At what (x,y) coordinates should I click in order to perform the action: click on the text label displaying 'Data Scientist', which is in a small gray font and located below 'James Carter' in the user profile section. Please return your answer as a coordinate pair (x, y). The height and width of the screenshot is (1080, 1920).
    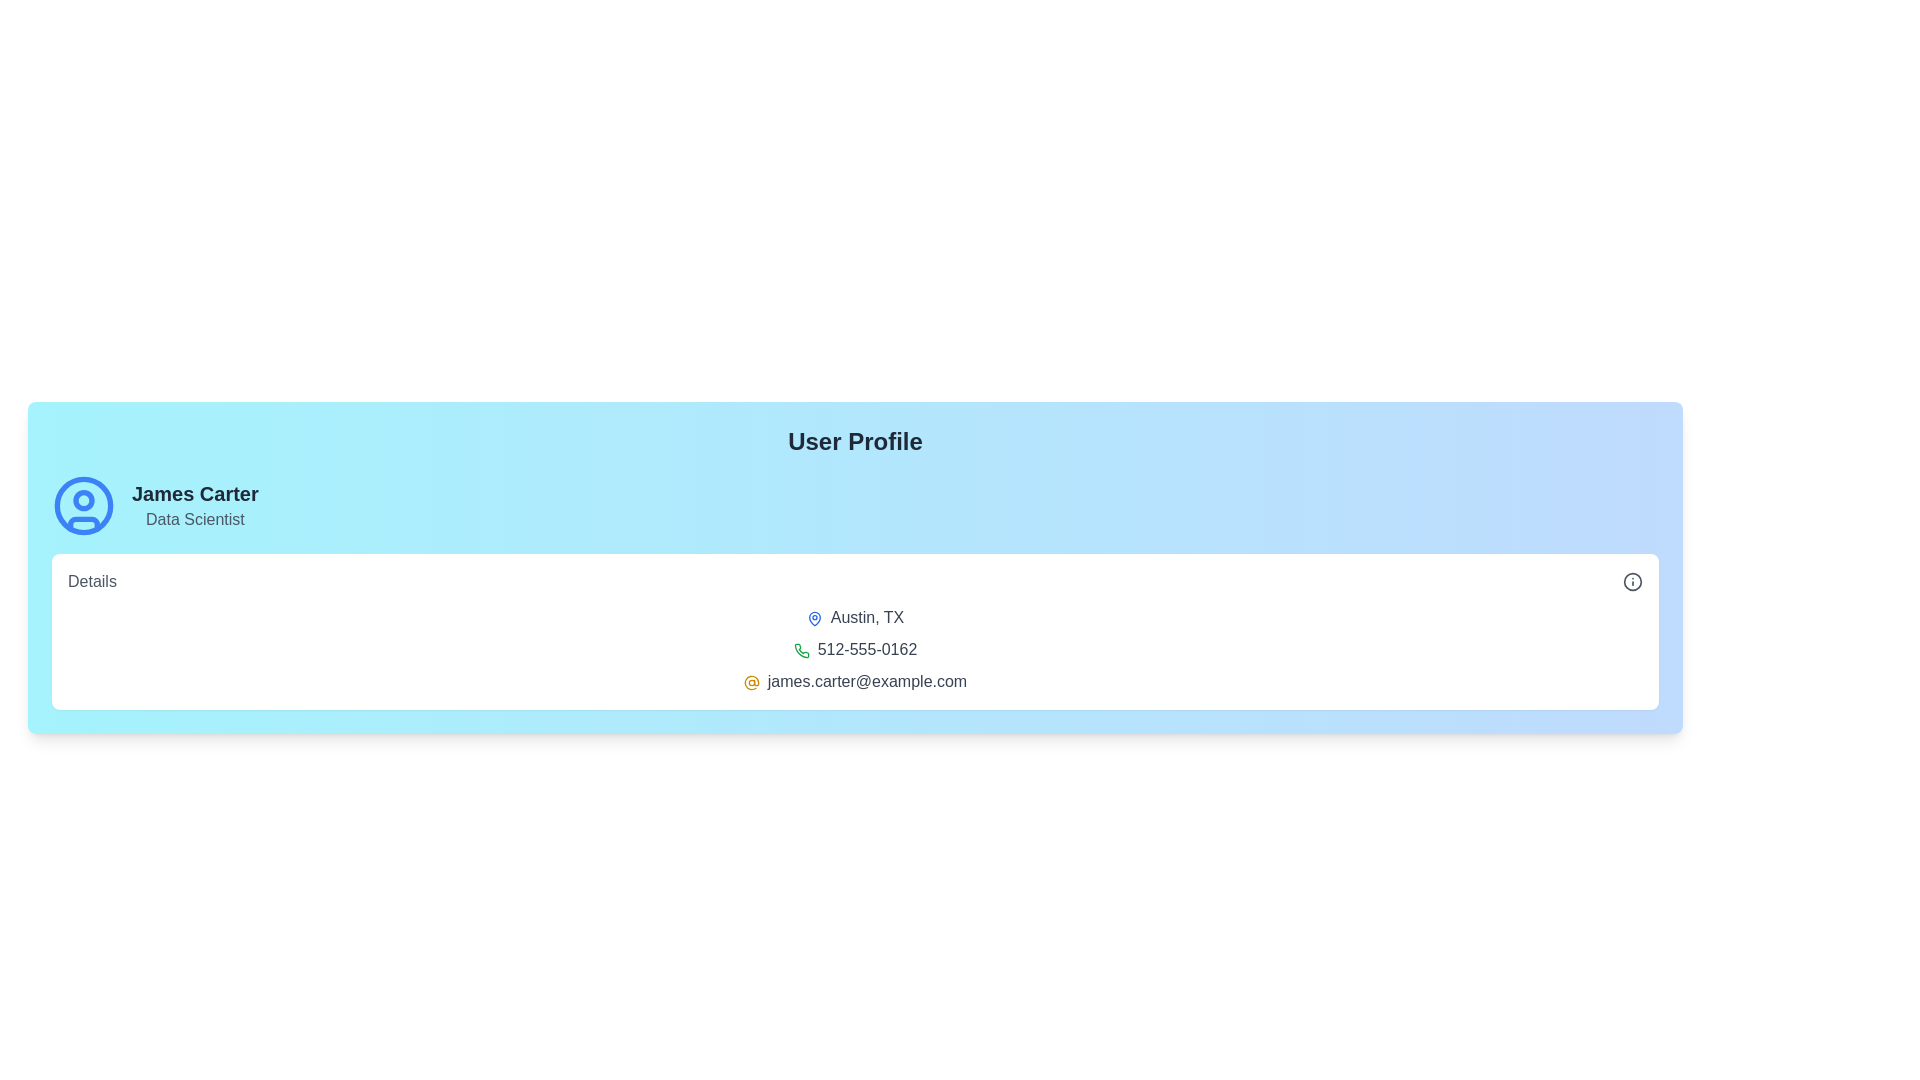
    Looking at the image, I should click on (195, 519).